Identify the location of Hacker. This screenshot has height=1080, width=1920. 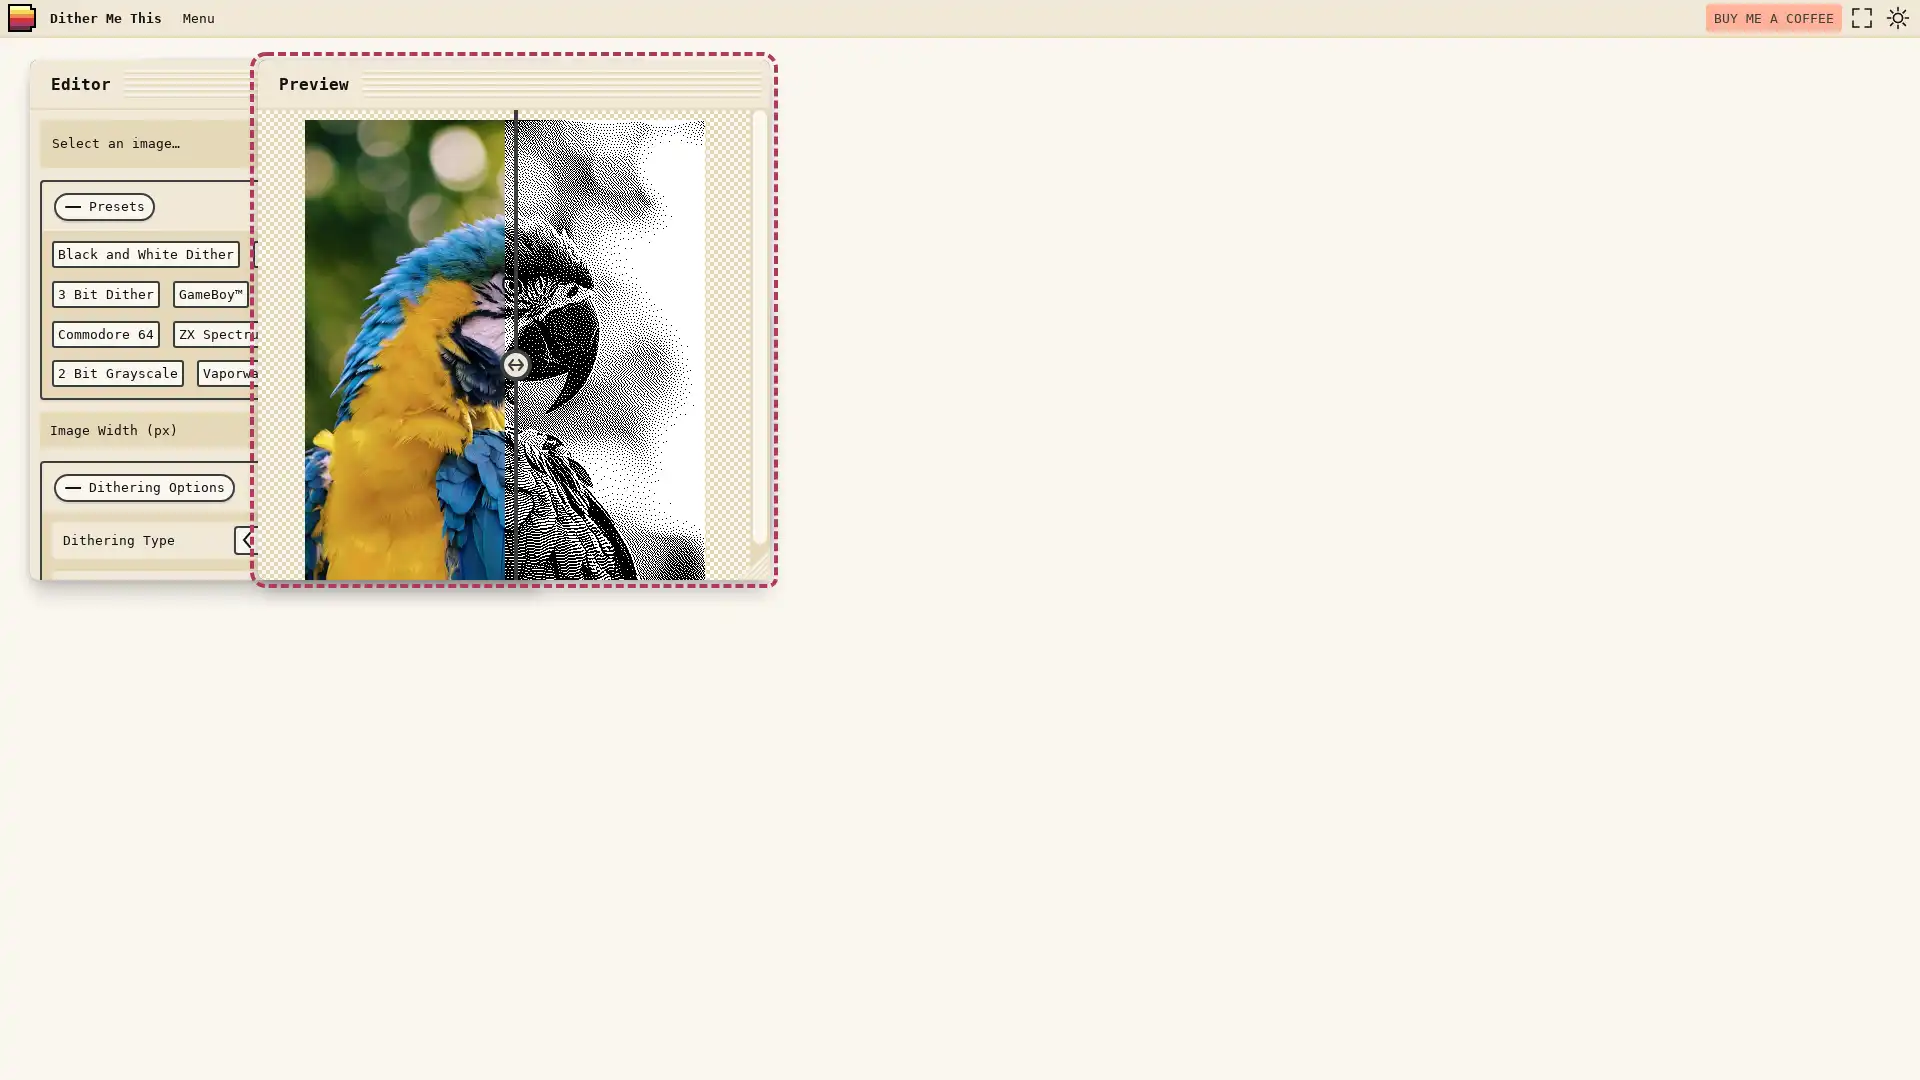
(178, 373).